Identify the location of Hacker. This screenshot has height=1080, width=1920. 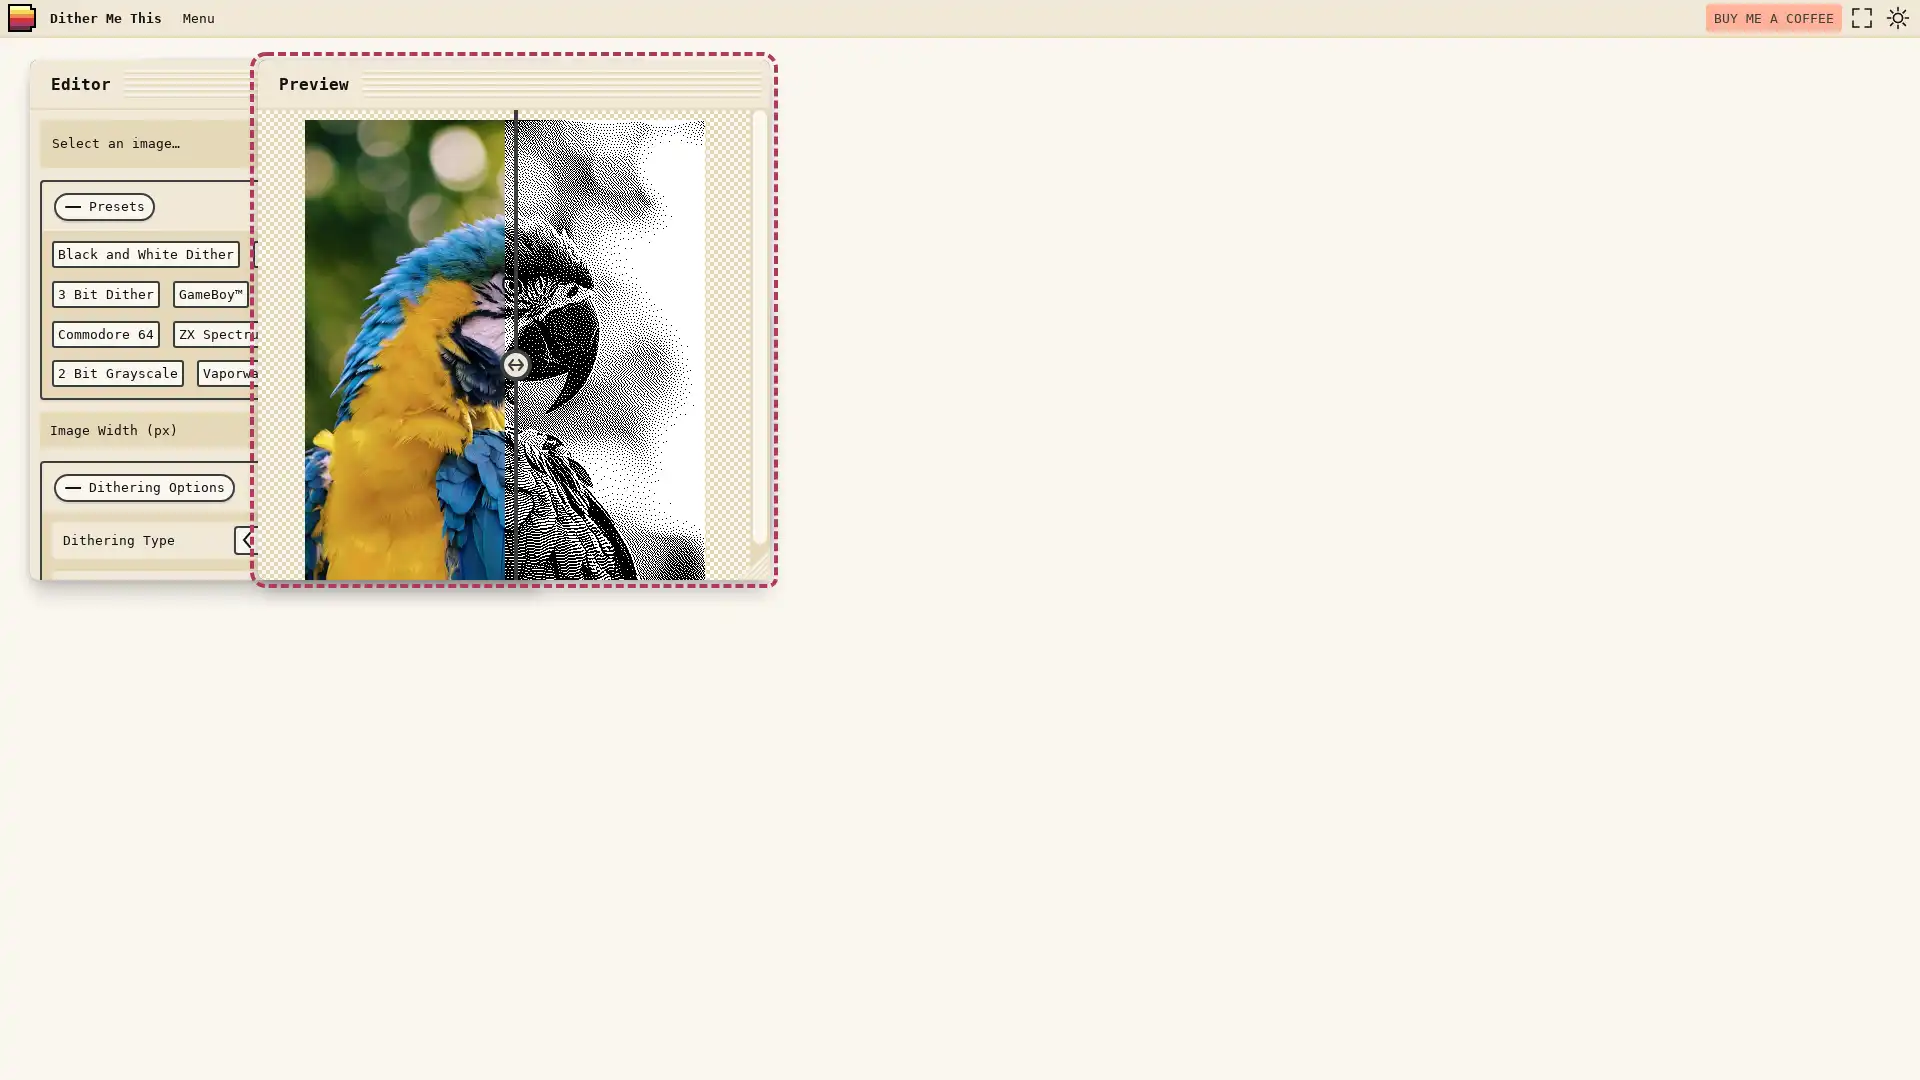
(178, 373).